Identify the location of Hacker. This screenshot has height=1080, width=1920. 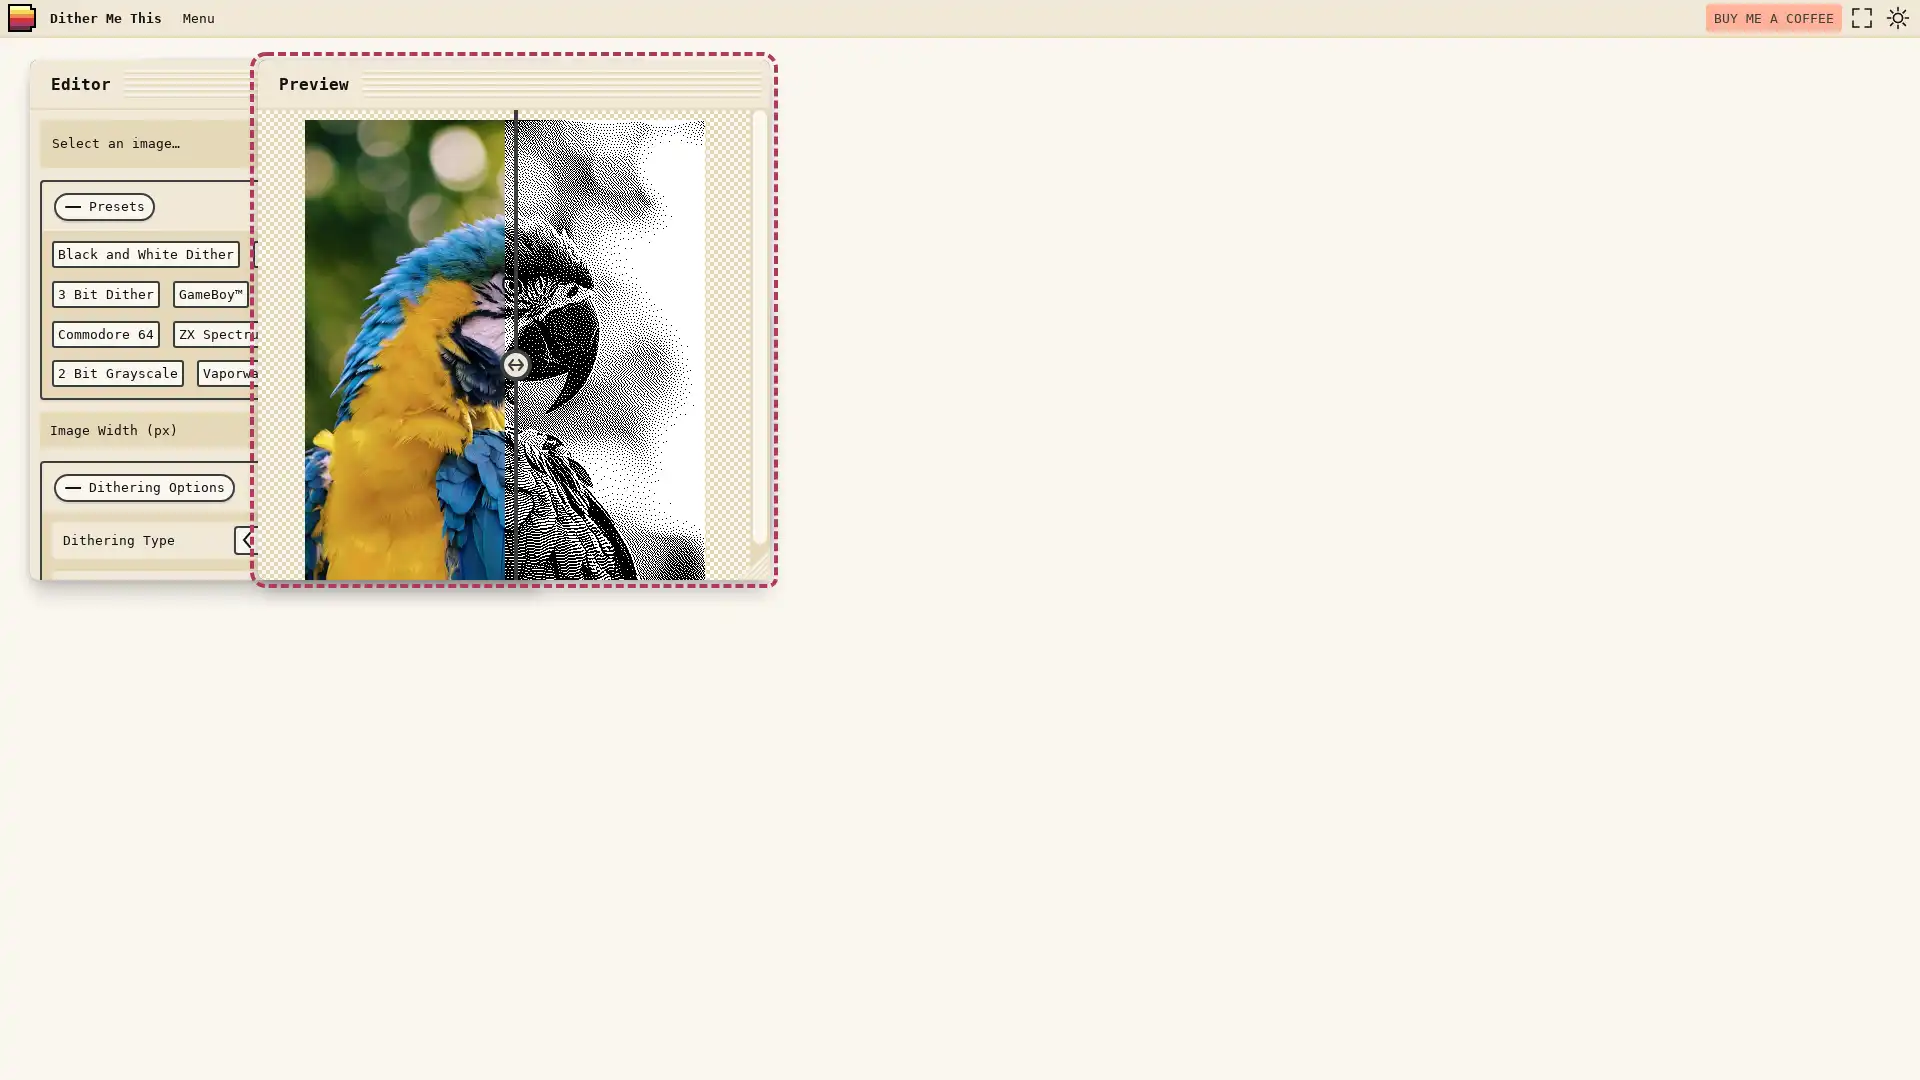
(178, 373).